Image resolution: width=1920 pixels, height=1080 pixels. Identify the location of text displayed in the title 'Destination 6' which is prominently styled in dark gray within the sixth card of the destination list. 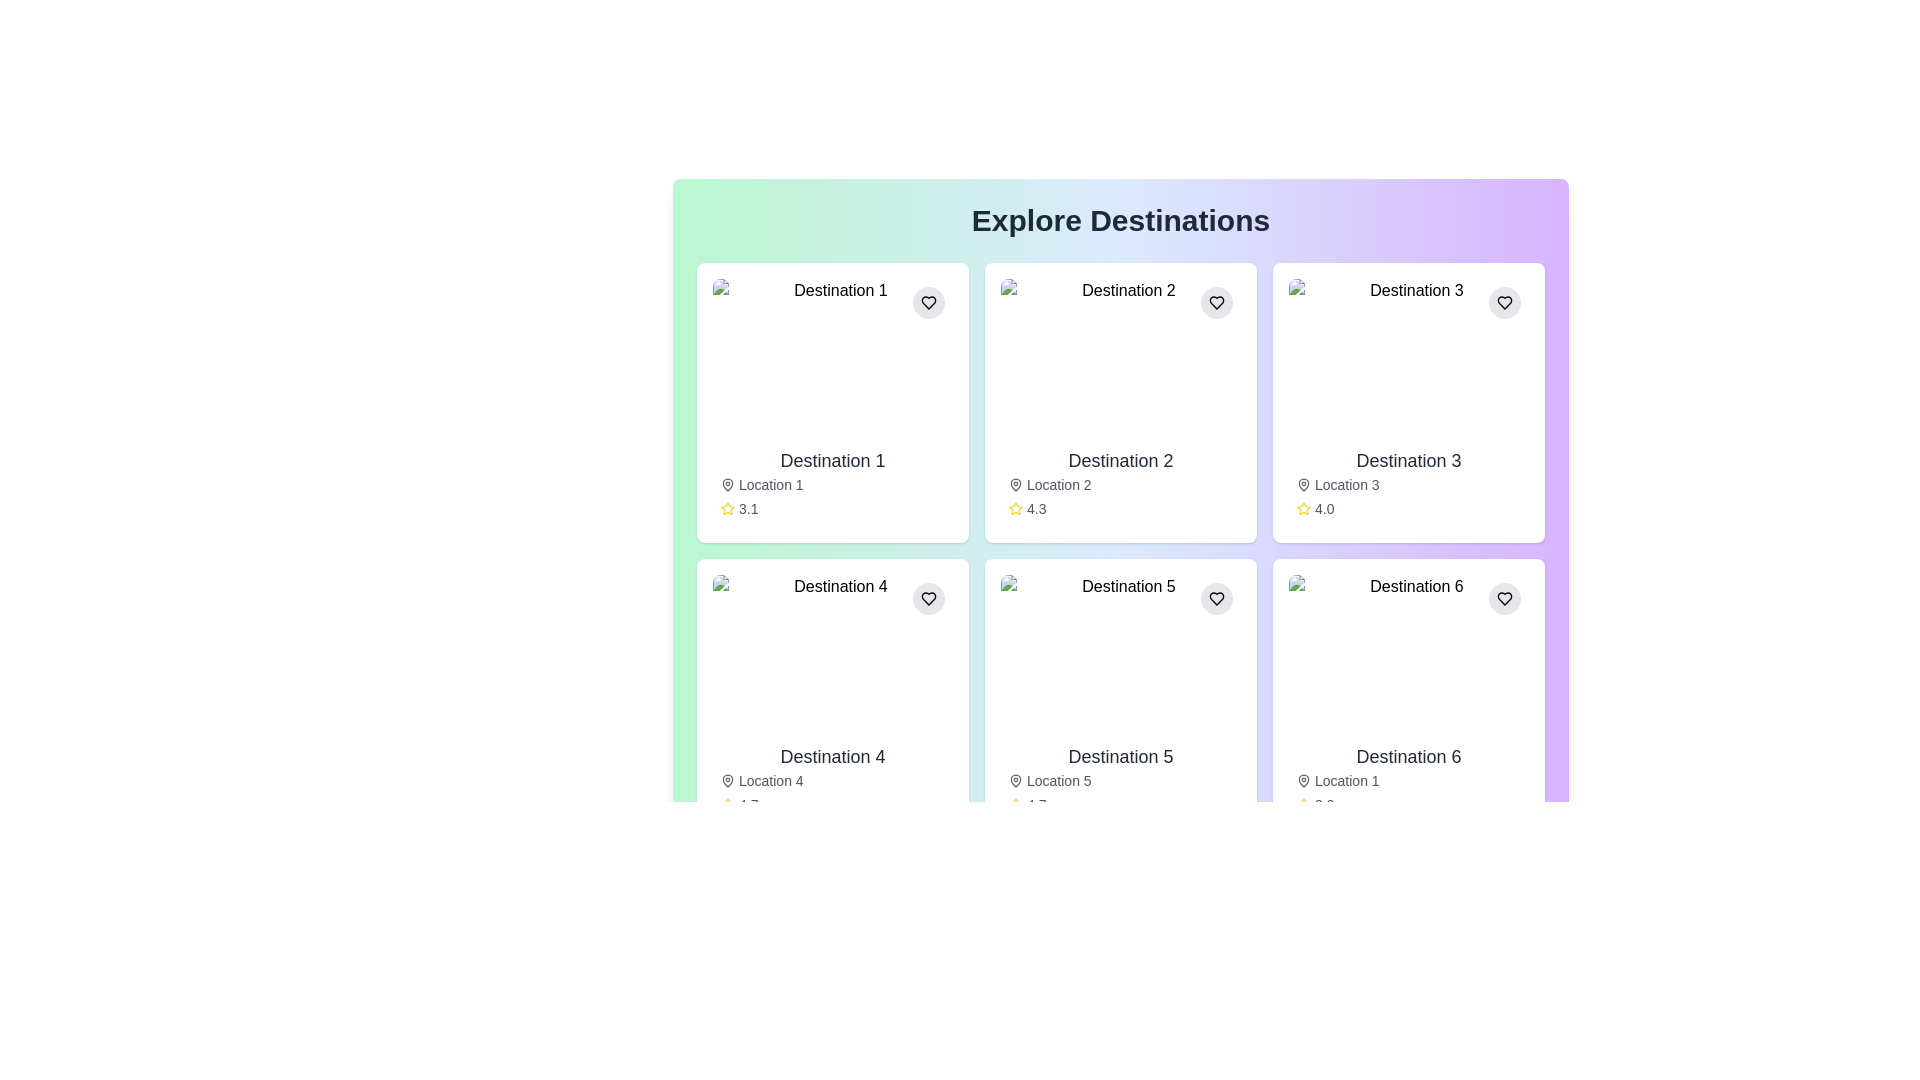
(1408, 756).